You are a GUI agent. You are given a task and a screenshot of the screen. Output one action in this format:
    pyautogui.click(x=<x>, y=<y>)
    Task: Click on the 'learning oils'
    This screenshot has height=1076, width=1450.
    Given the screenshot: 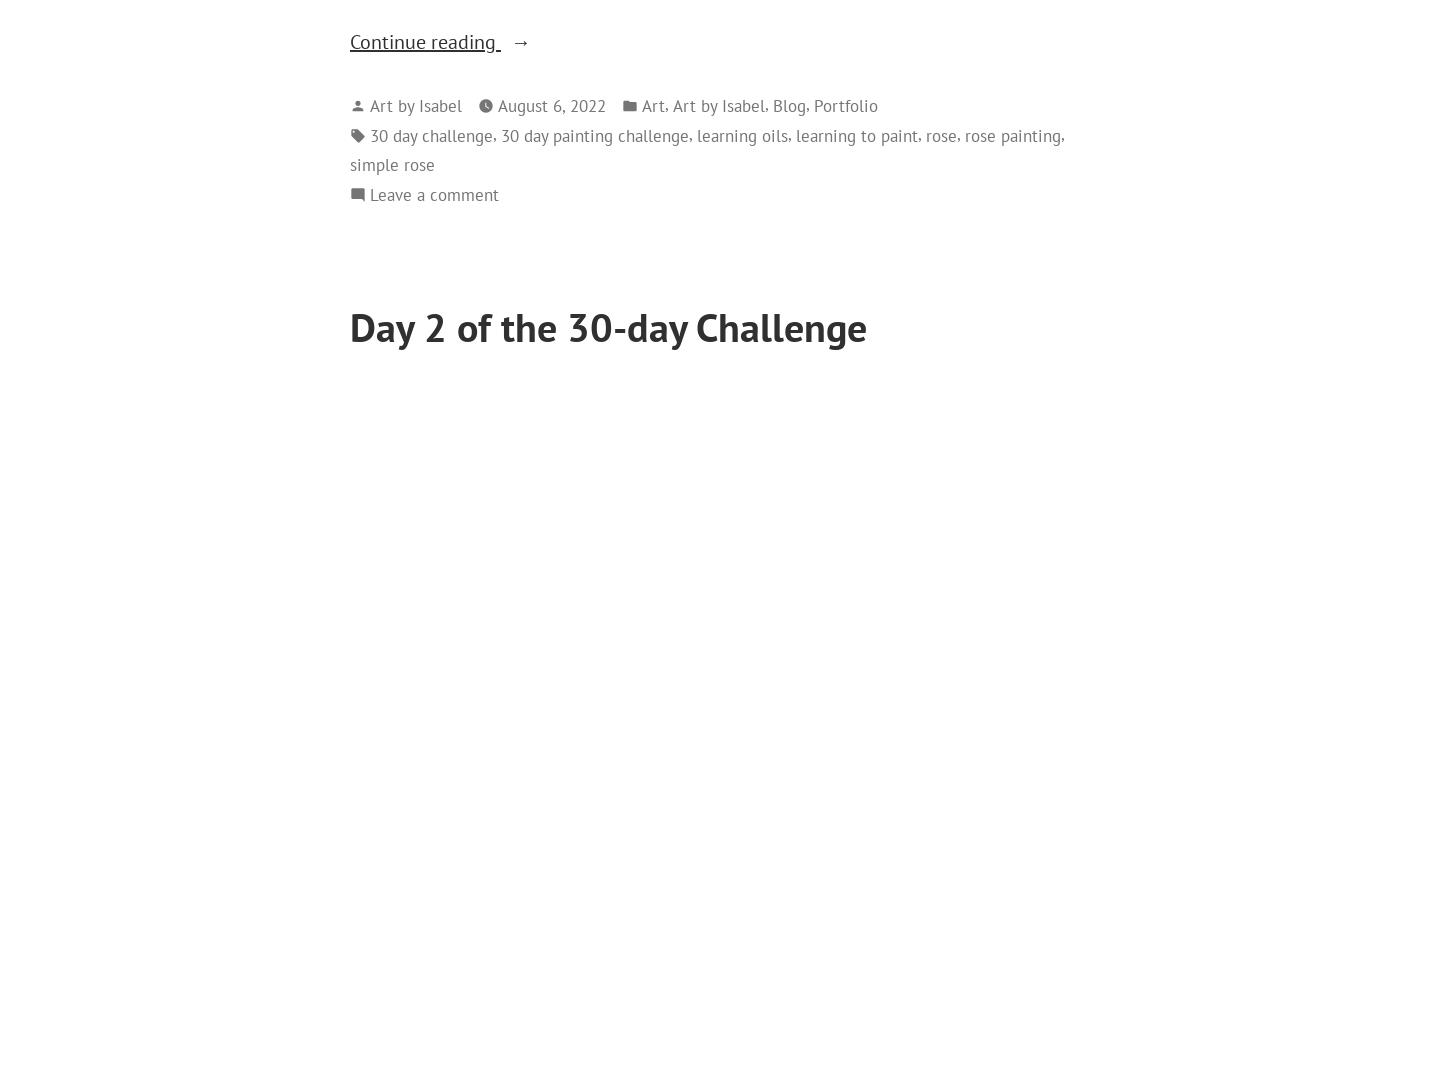 What is the action you would take?
    pyautogui.click(x=742, y=133)
    